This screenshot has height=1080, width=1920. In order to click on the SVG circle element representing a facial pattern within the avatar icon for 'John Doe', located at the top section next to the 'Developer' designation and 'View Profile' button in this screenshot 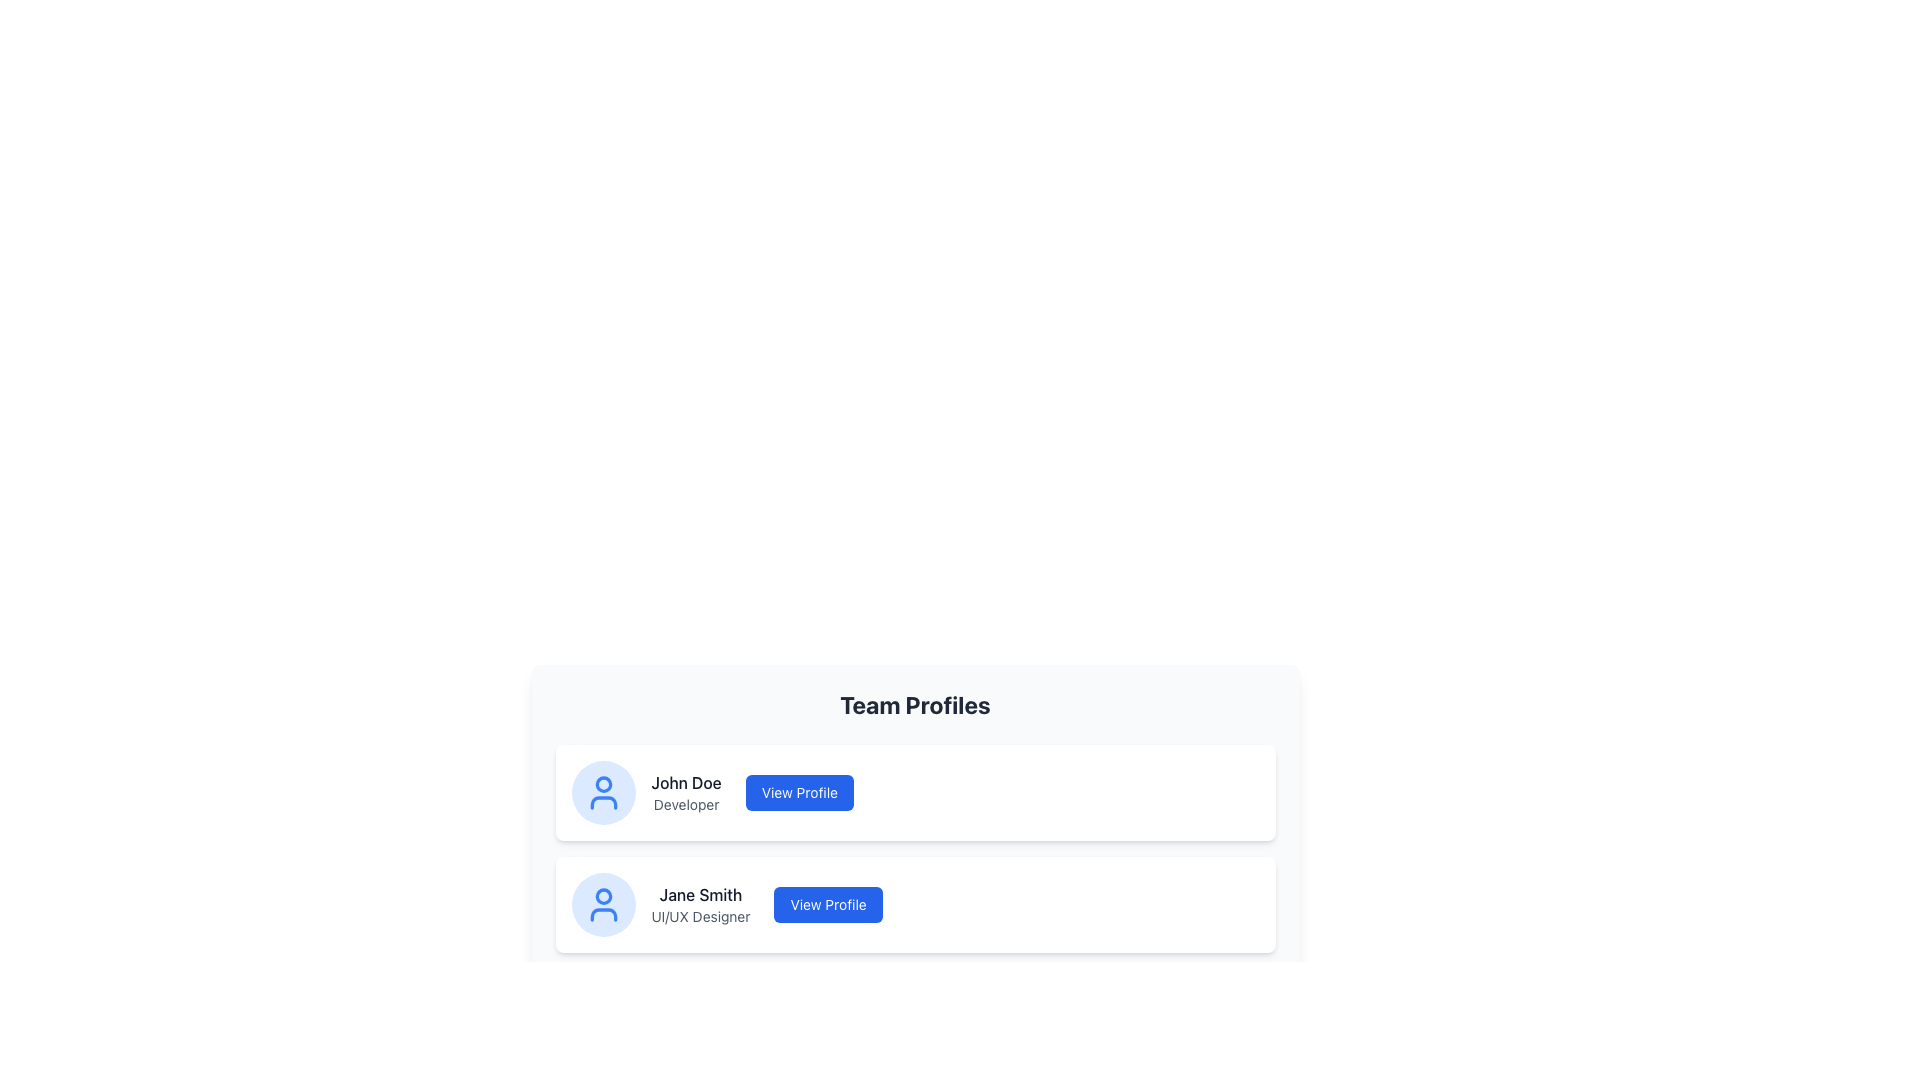, I will do `click(602, 783)`.